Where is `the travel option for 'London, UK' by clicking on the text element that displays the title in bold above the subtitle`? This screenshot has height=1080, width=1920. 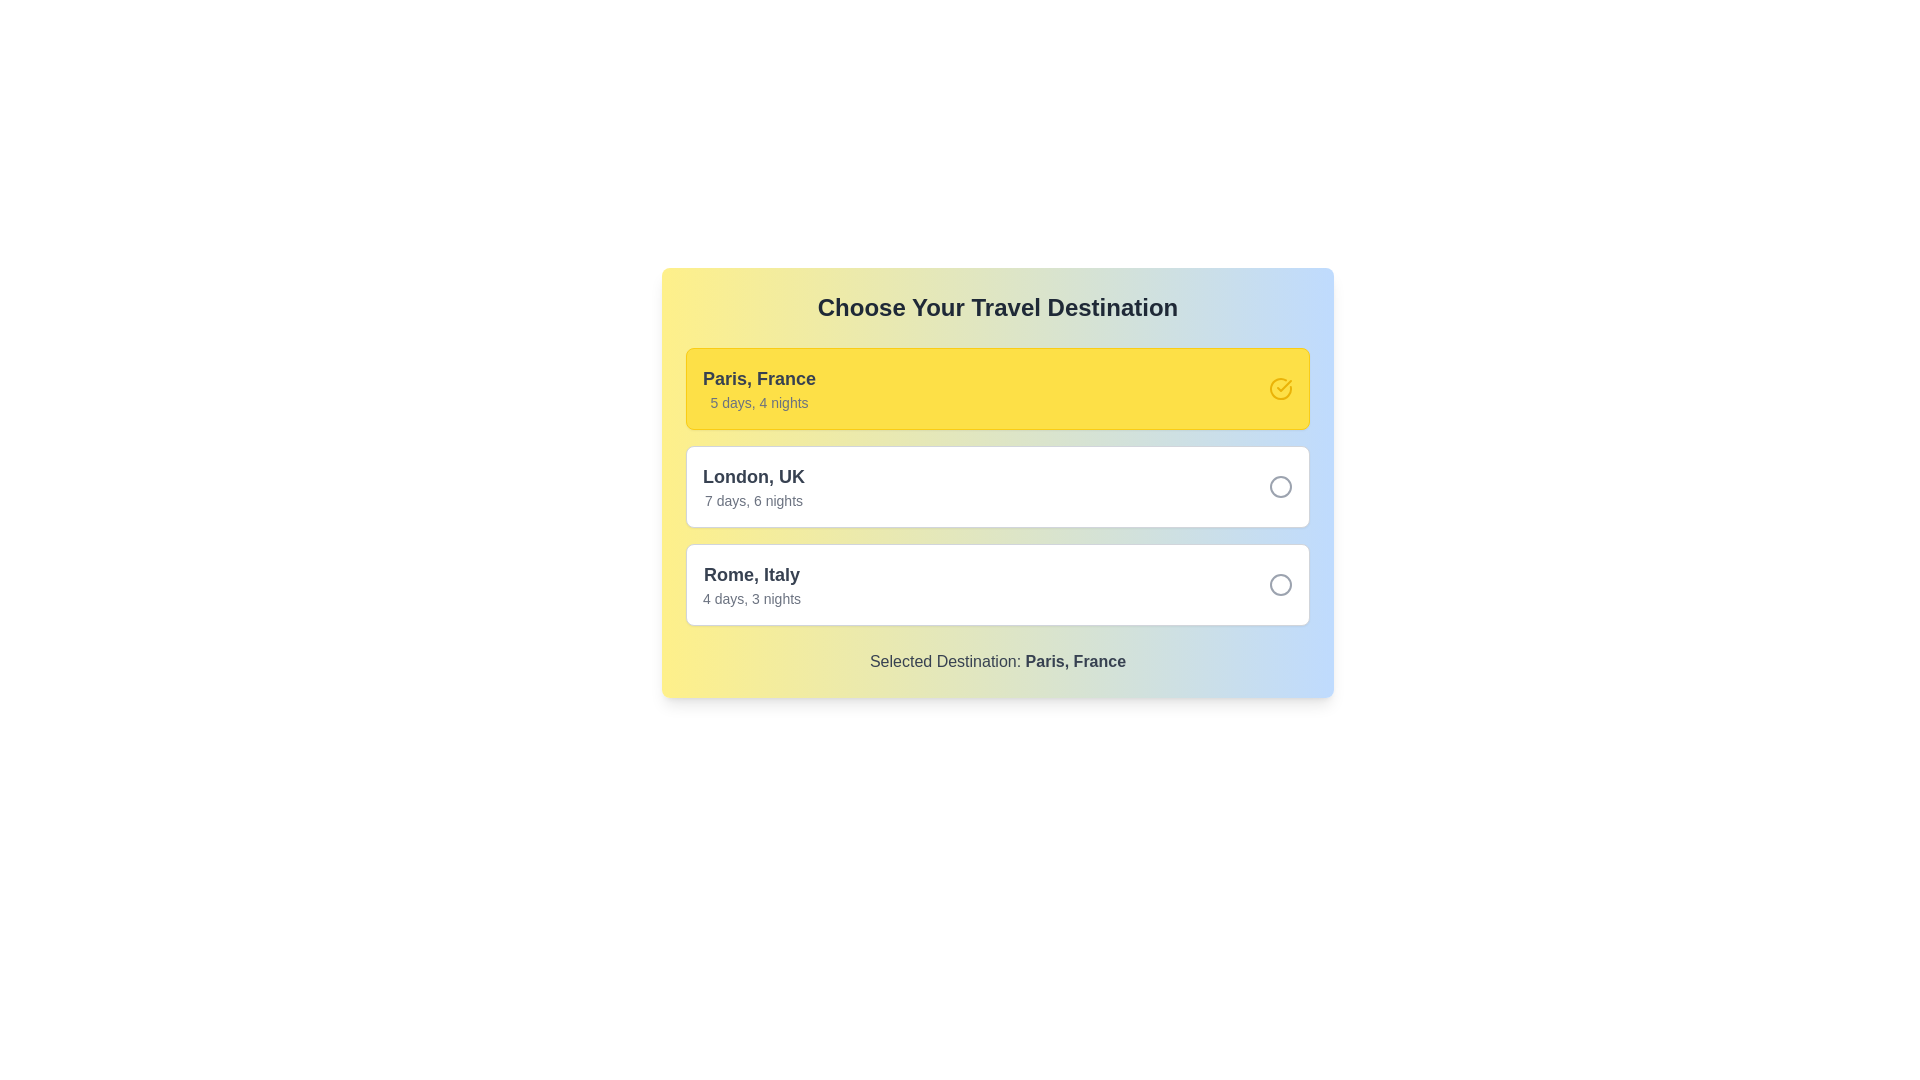 the travel option for 'London, UK' by clicking on the text element that displays the title in bold above the subtitle is located at coordinates (752, 486).